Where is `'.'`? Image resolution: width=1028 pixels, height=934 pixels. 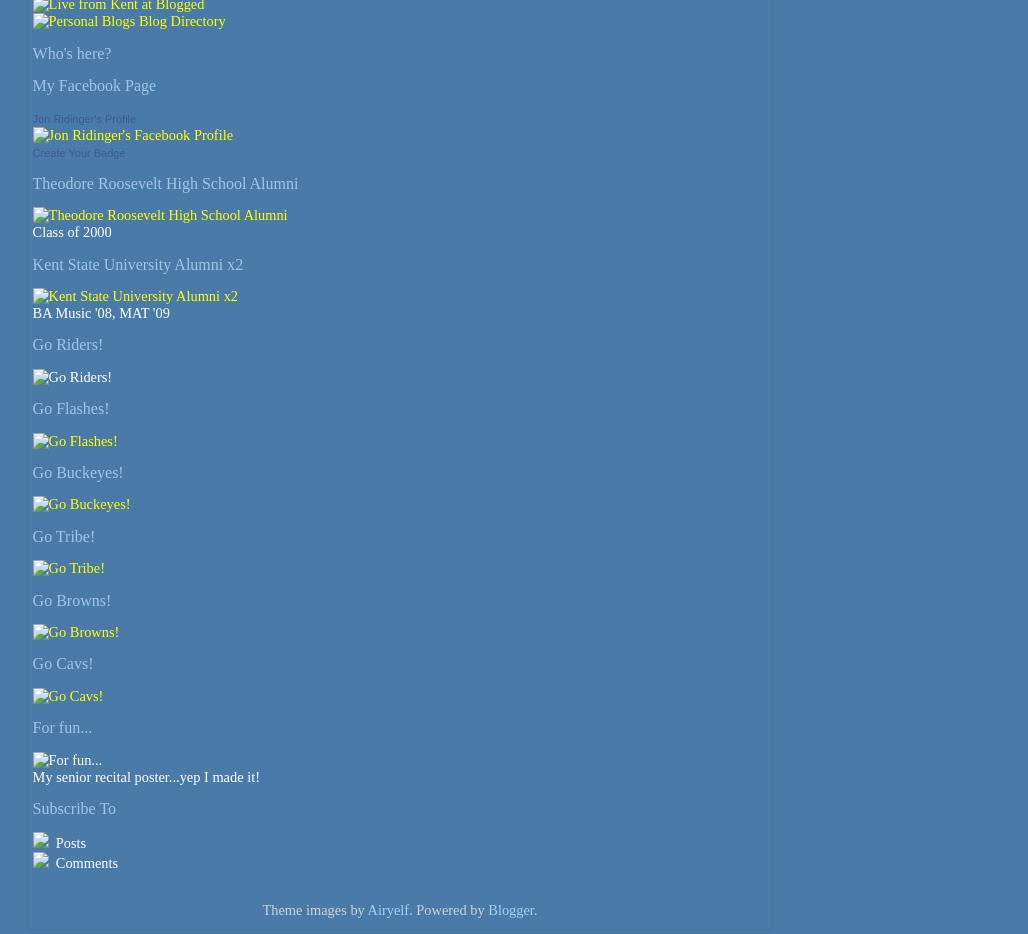 '.' is located at coordinates (534, 909).